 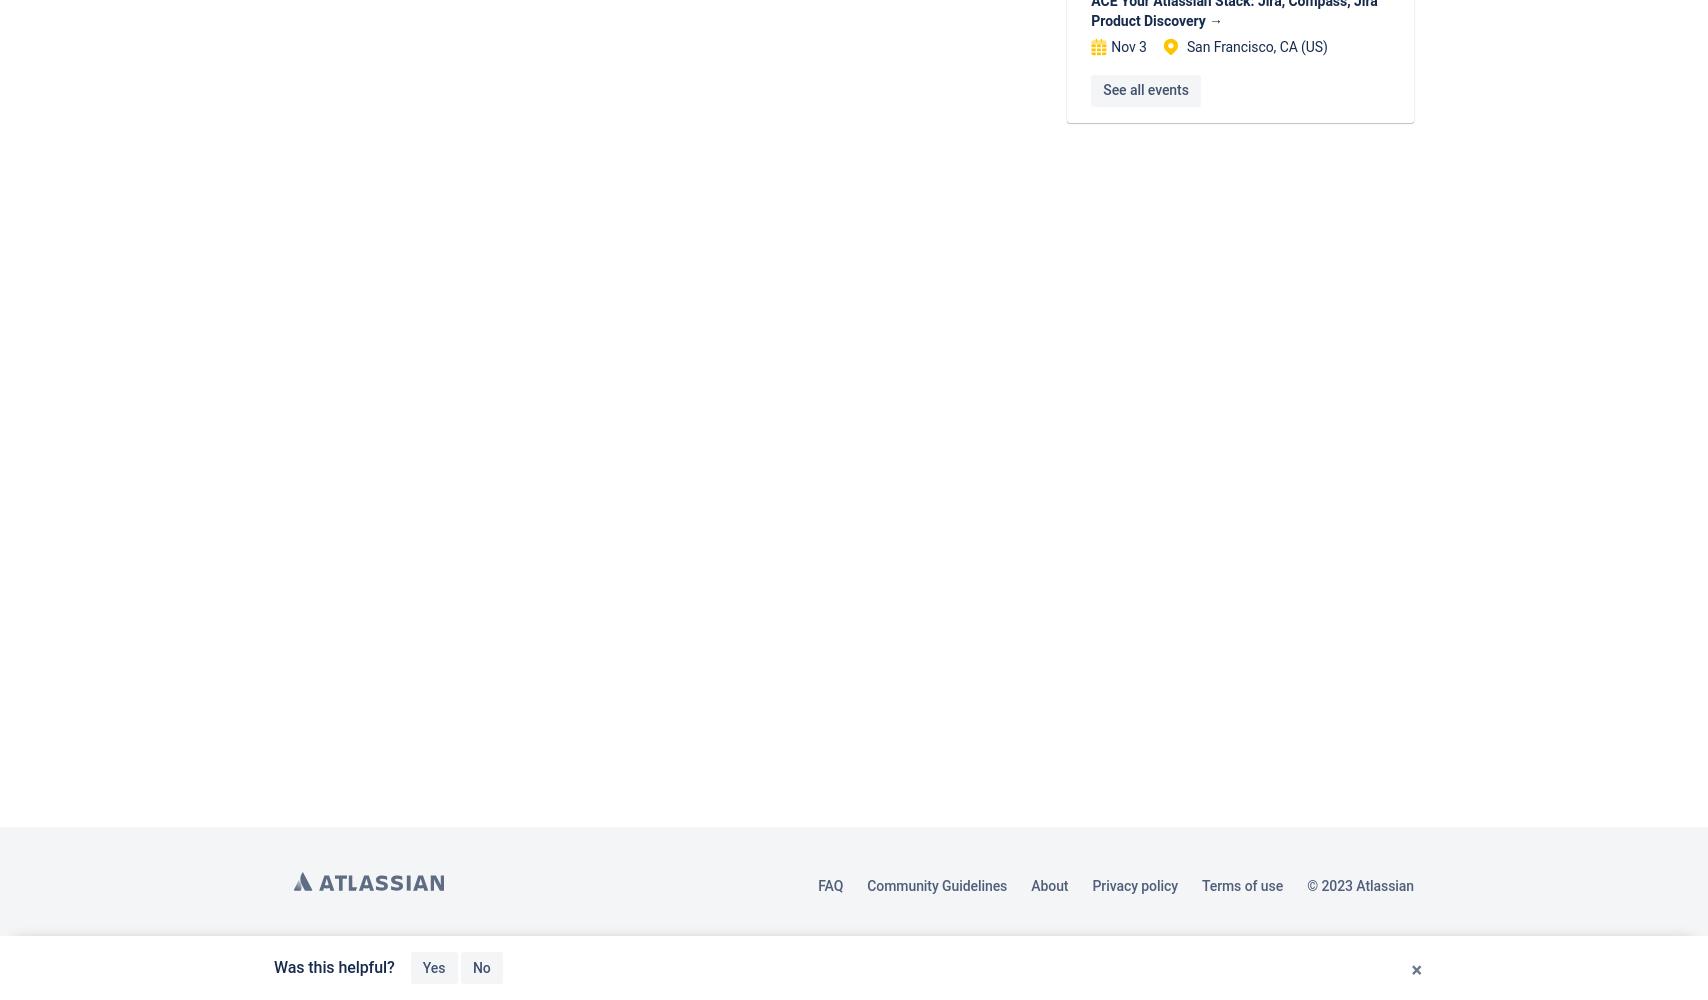 I want to click on 'Yes', so click(x=433, y=967).